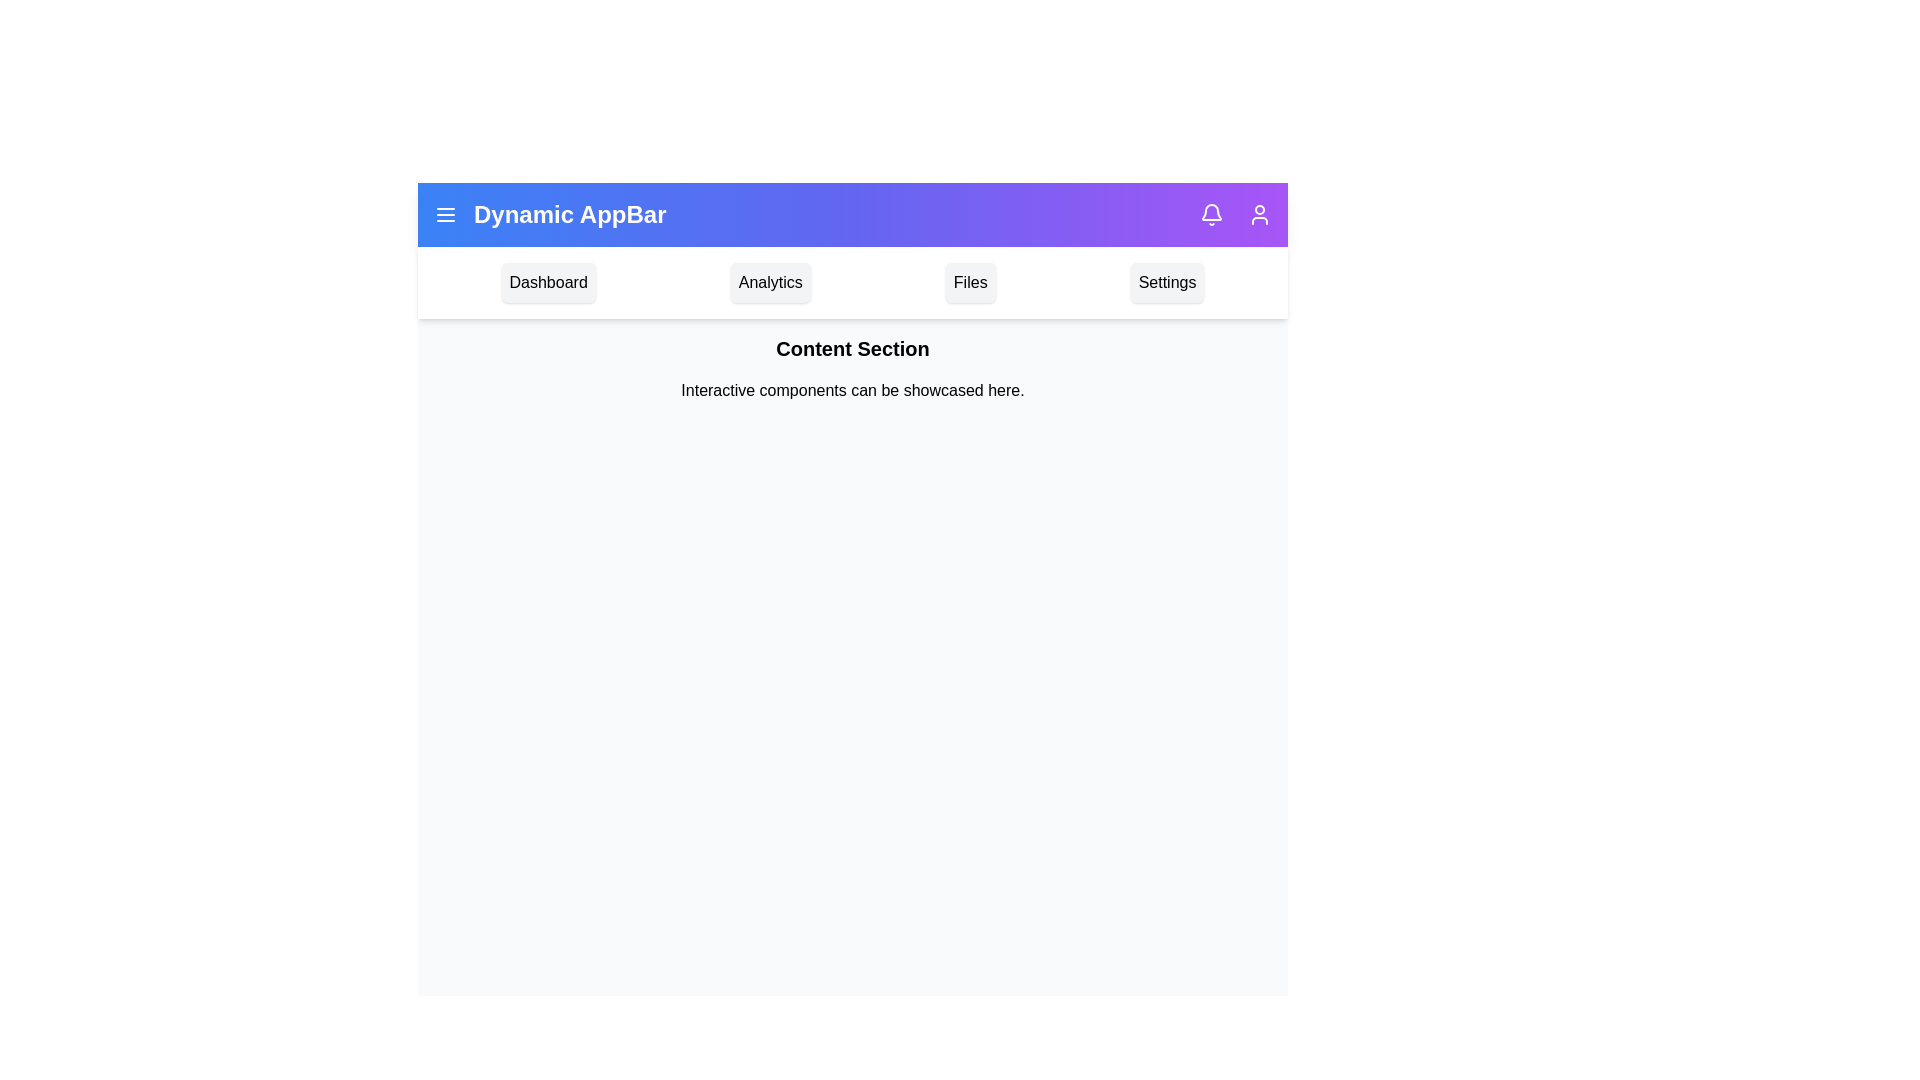  Describe the element at coordinates (445, 215) in the screenshot. I see `the menu icon to toggle the menu visibility` at that location.